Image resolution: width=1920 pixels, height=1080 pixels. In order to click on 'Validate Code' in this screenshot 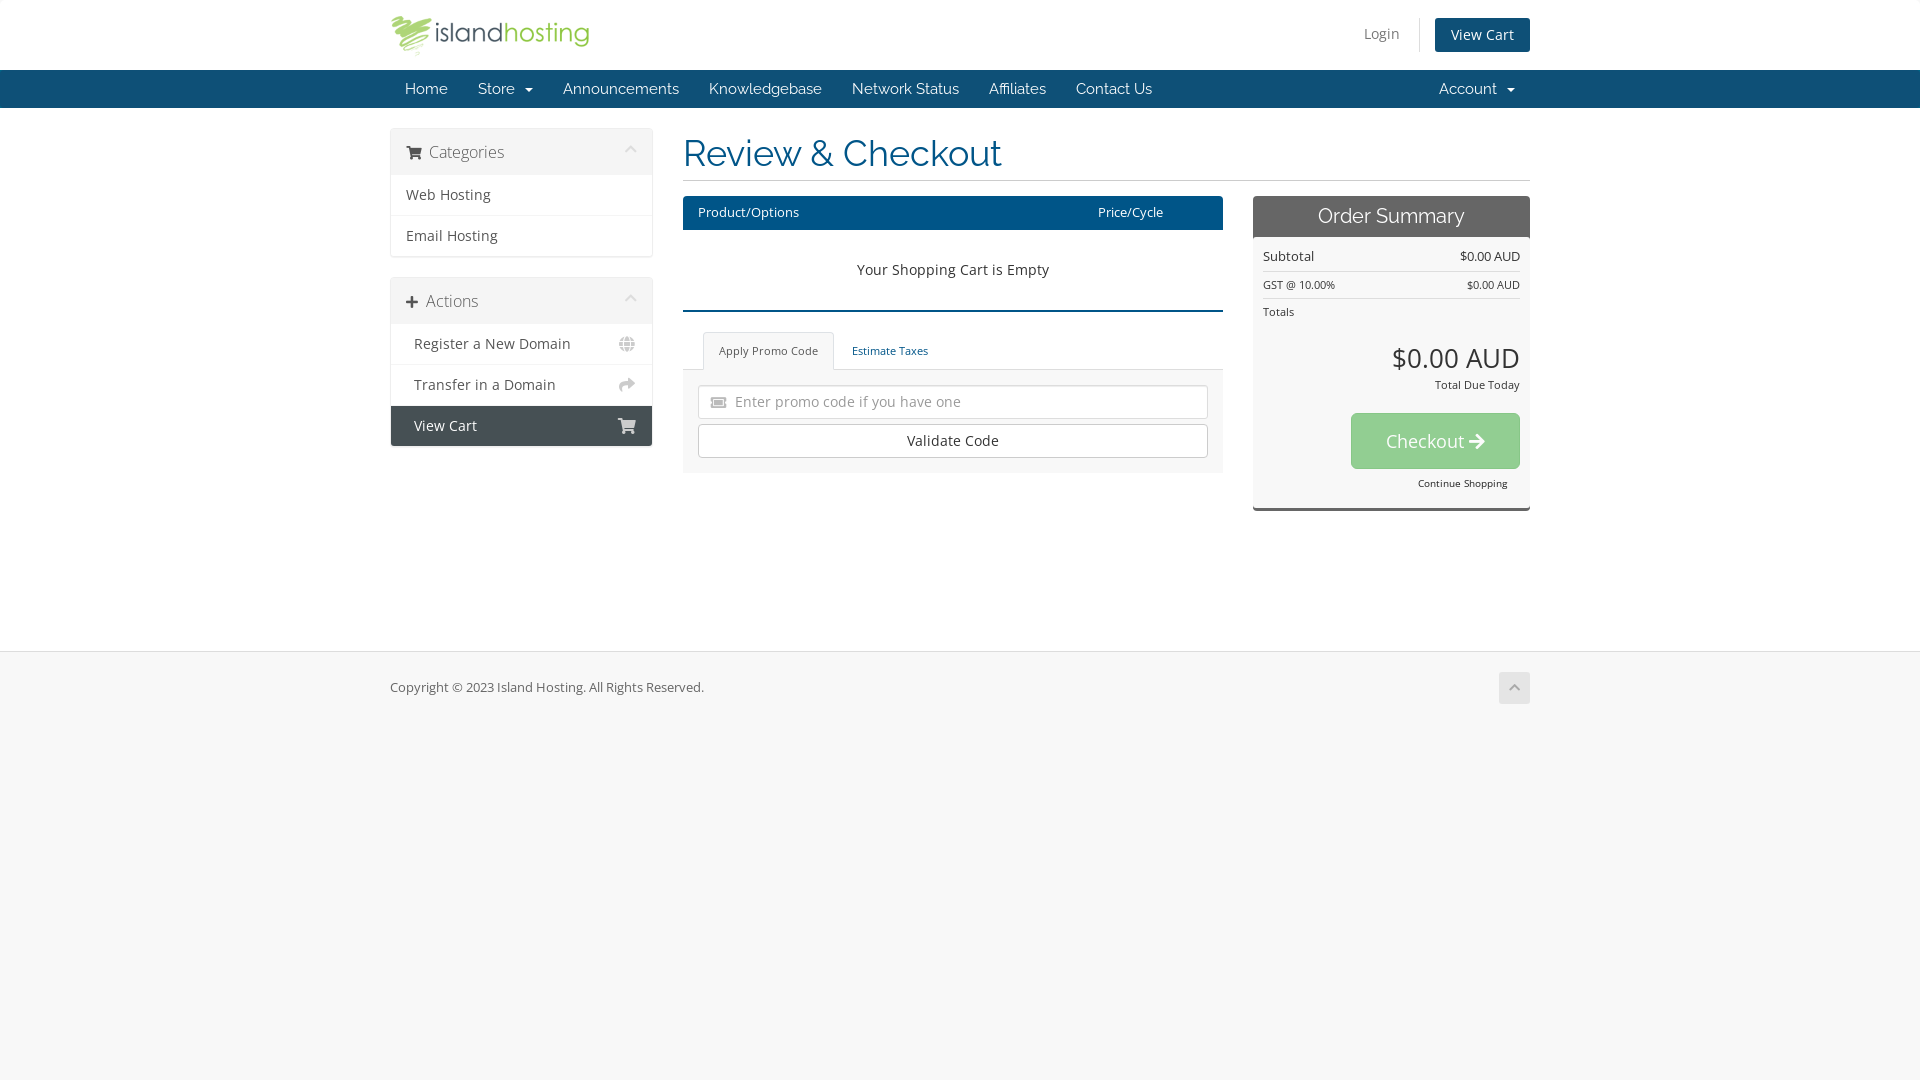, I will do `click(952, 439)`.